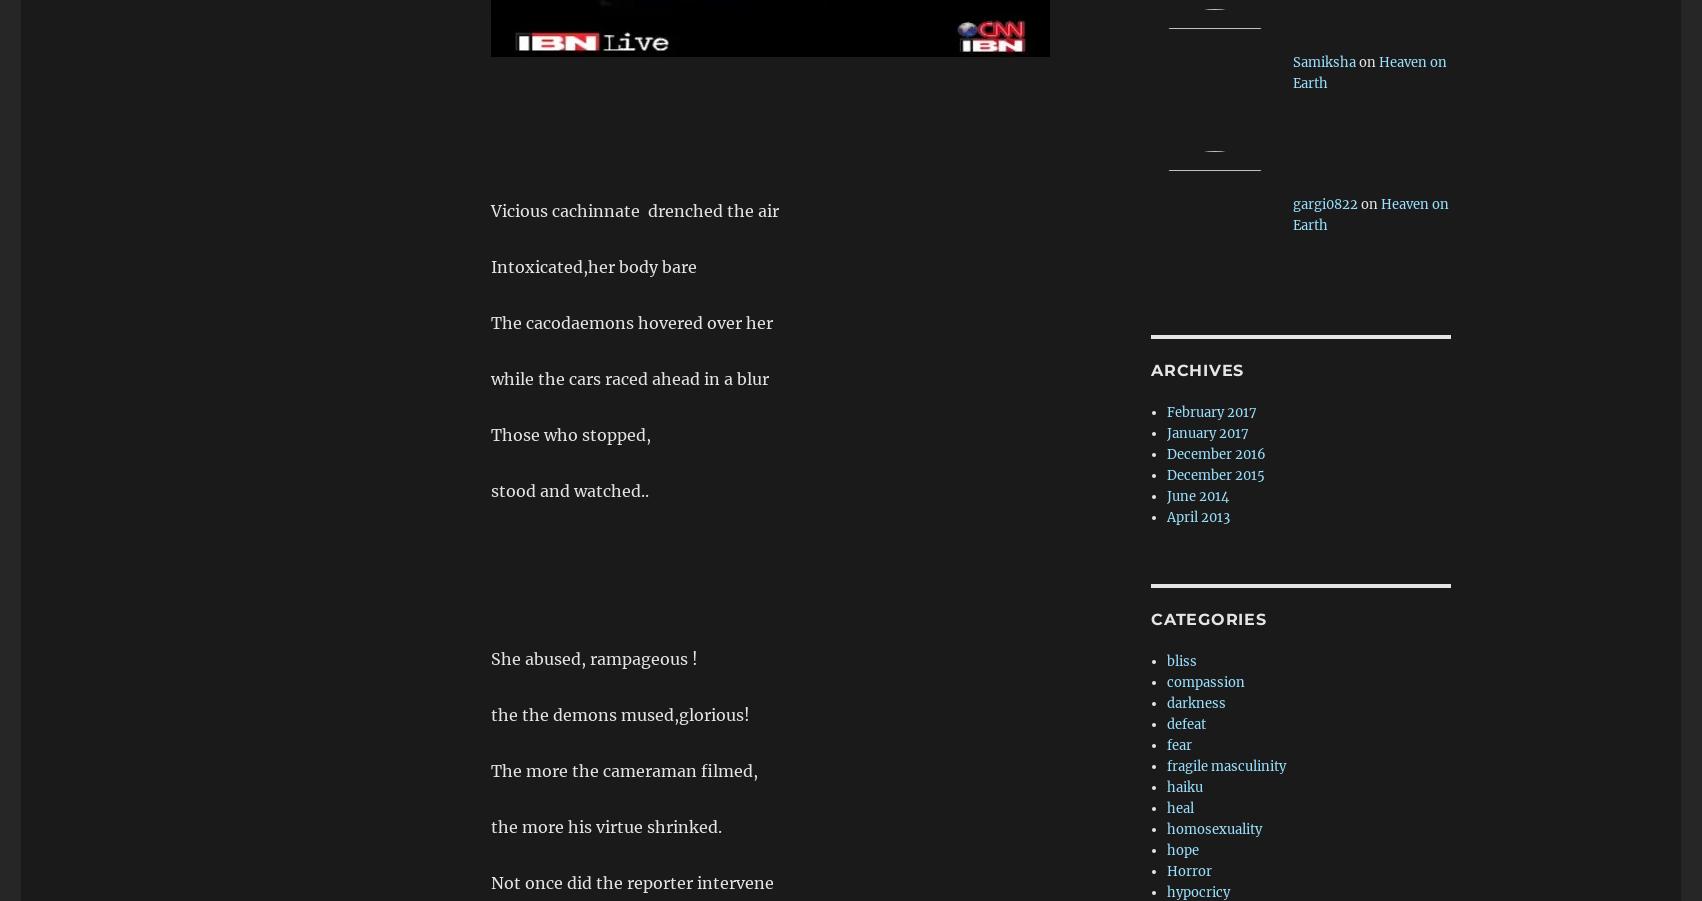  I want to click on 'Categories', so click(1208, 618).